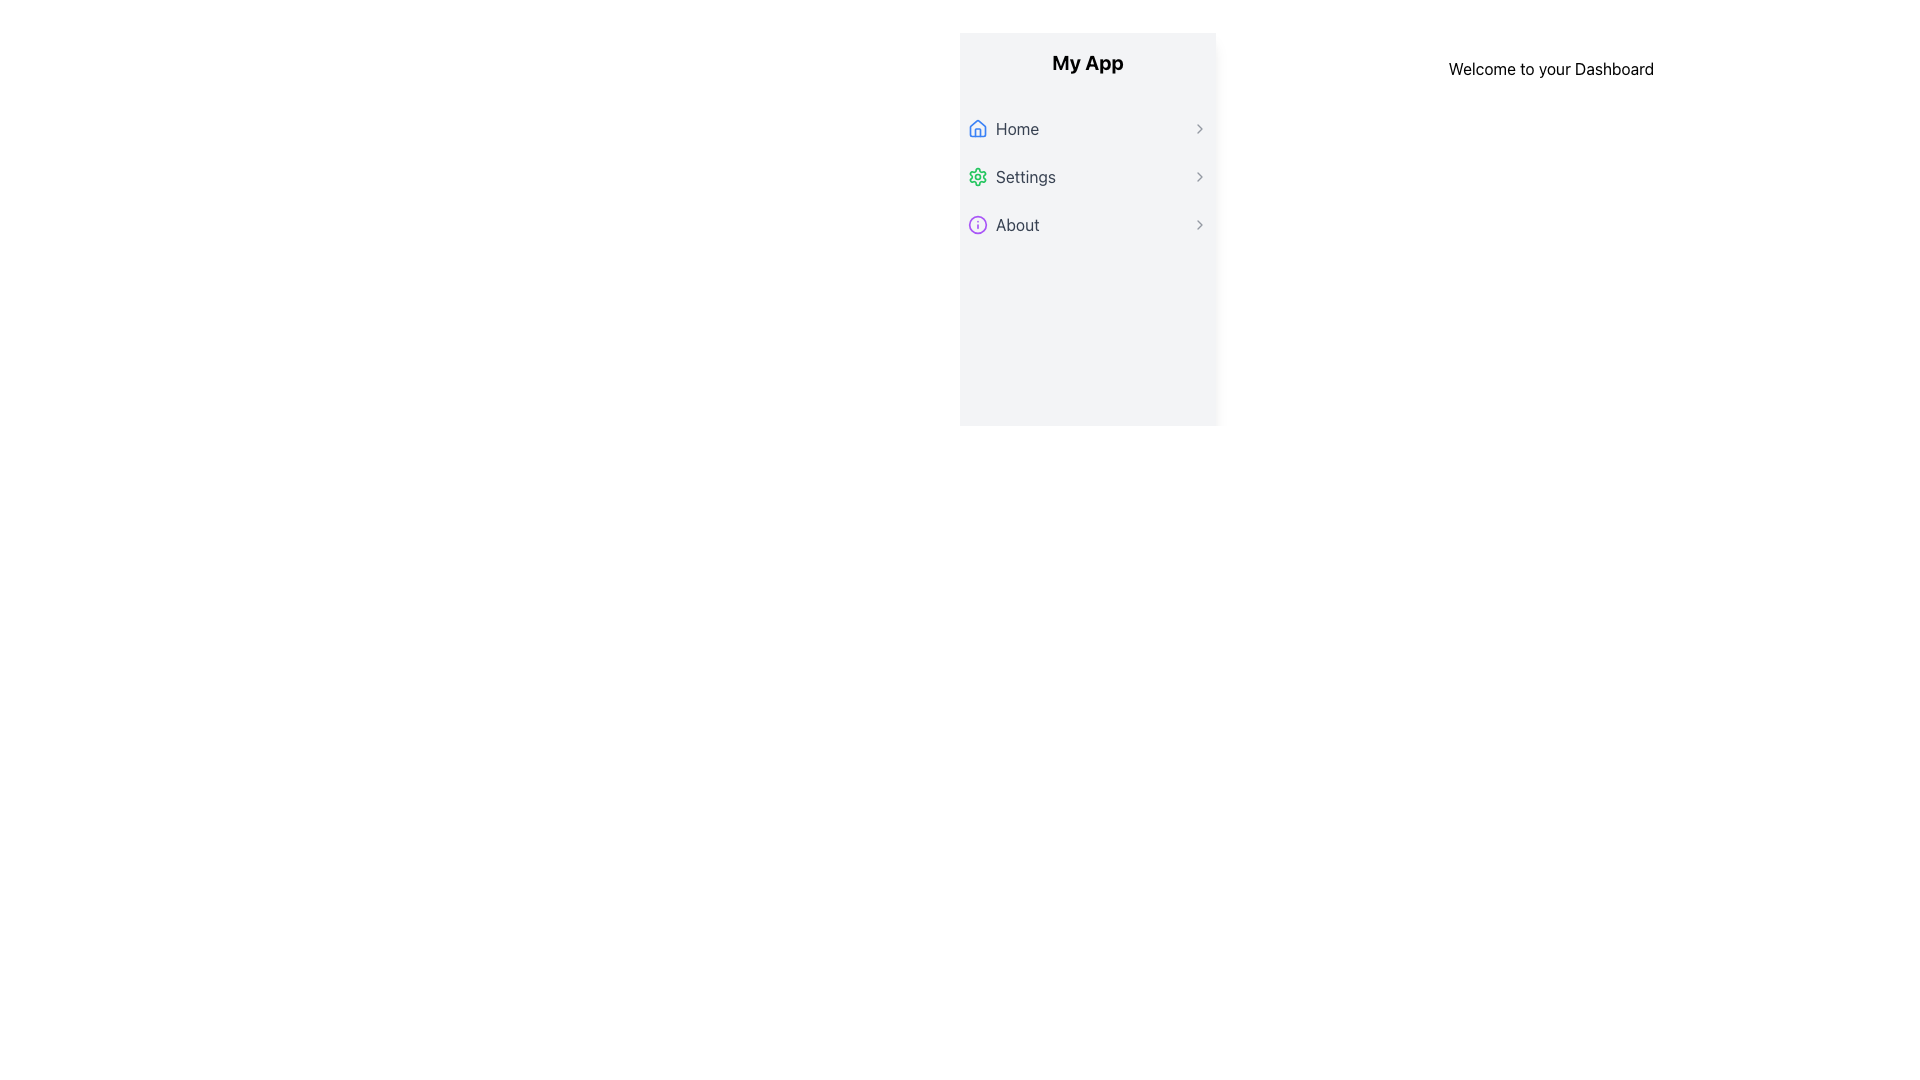 This screenshot has width=1920, height=1080. Describe the element at coordinates (978, 127) in the screenshot. I see `the 'Home' icon in the navigation menu, which is the first item and visually represents the homepage access` at that location.